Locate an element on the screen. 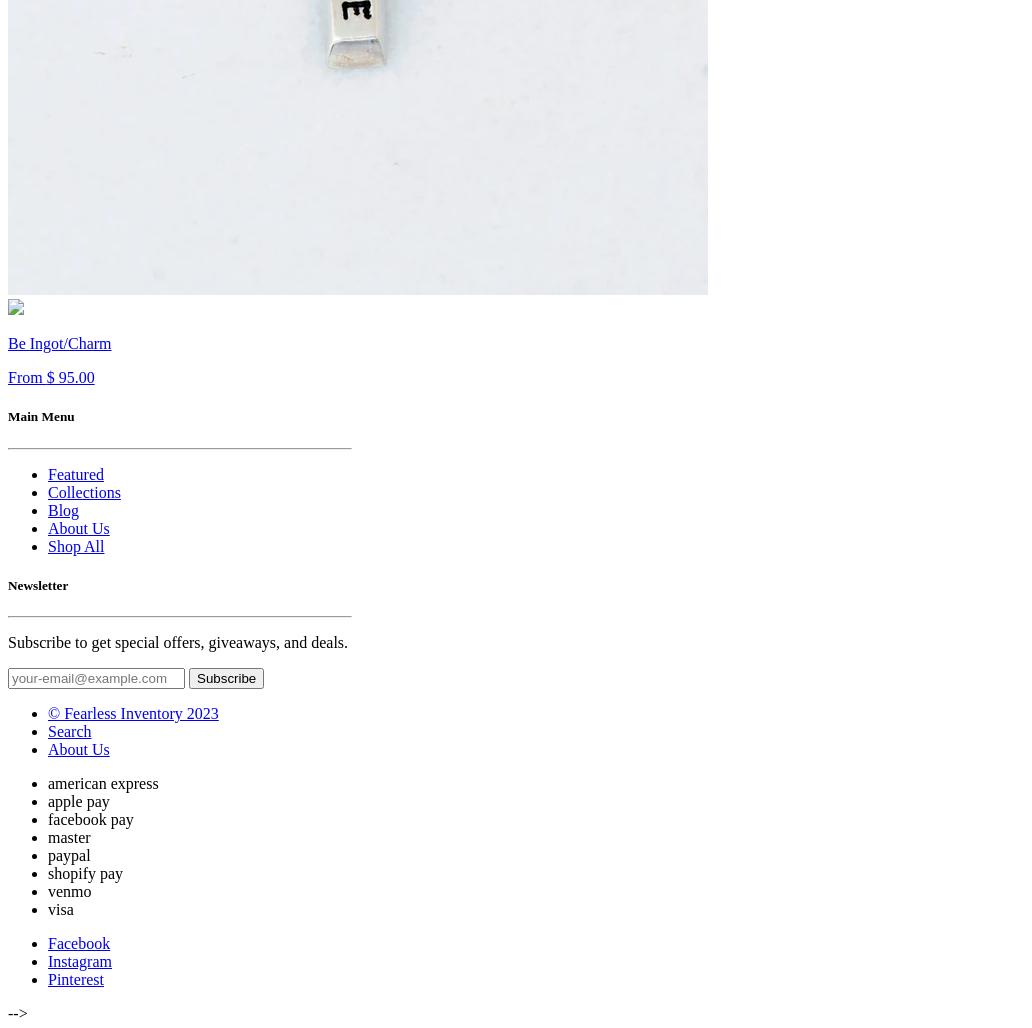  'Instagram' is located at coordinates (79, 960).